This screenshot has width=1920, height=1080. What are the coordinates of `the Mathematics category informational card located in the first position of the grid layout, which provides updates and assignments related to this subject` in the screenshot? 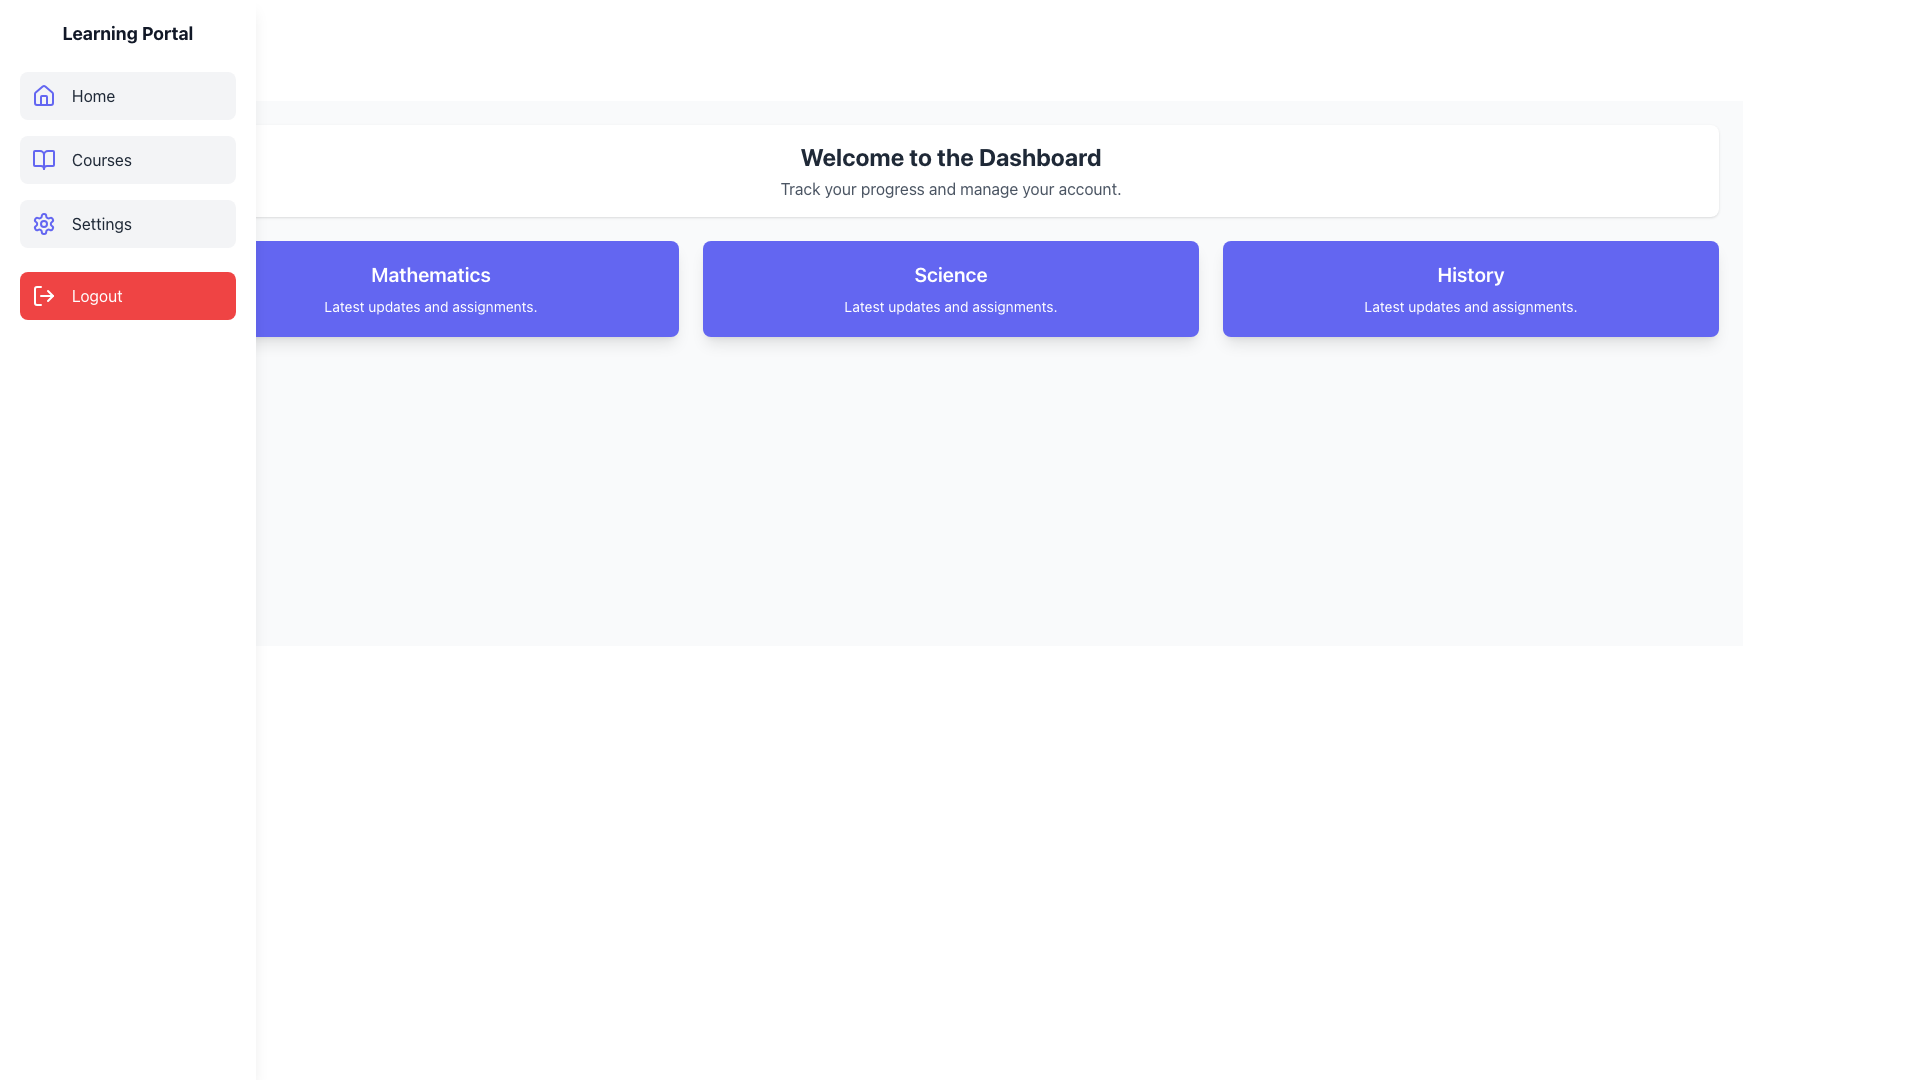 It's located at (430, 289).